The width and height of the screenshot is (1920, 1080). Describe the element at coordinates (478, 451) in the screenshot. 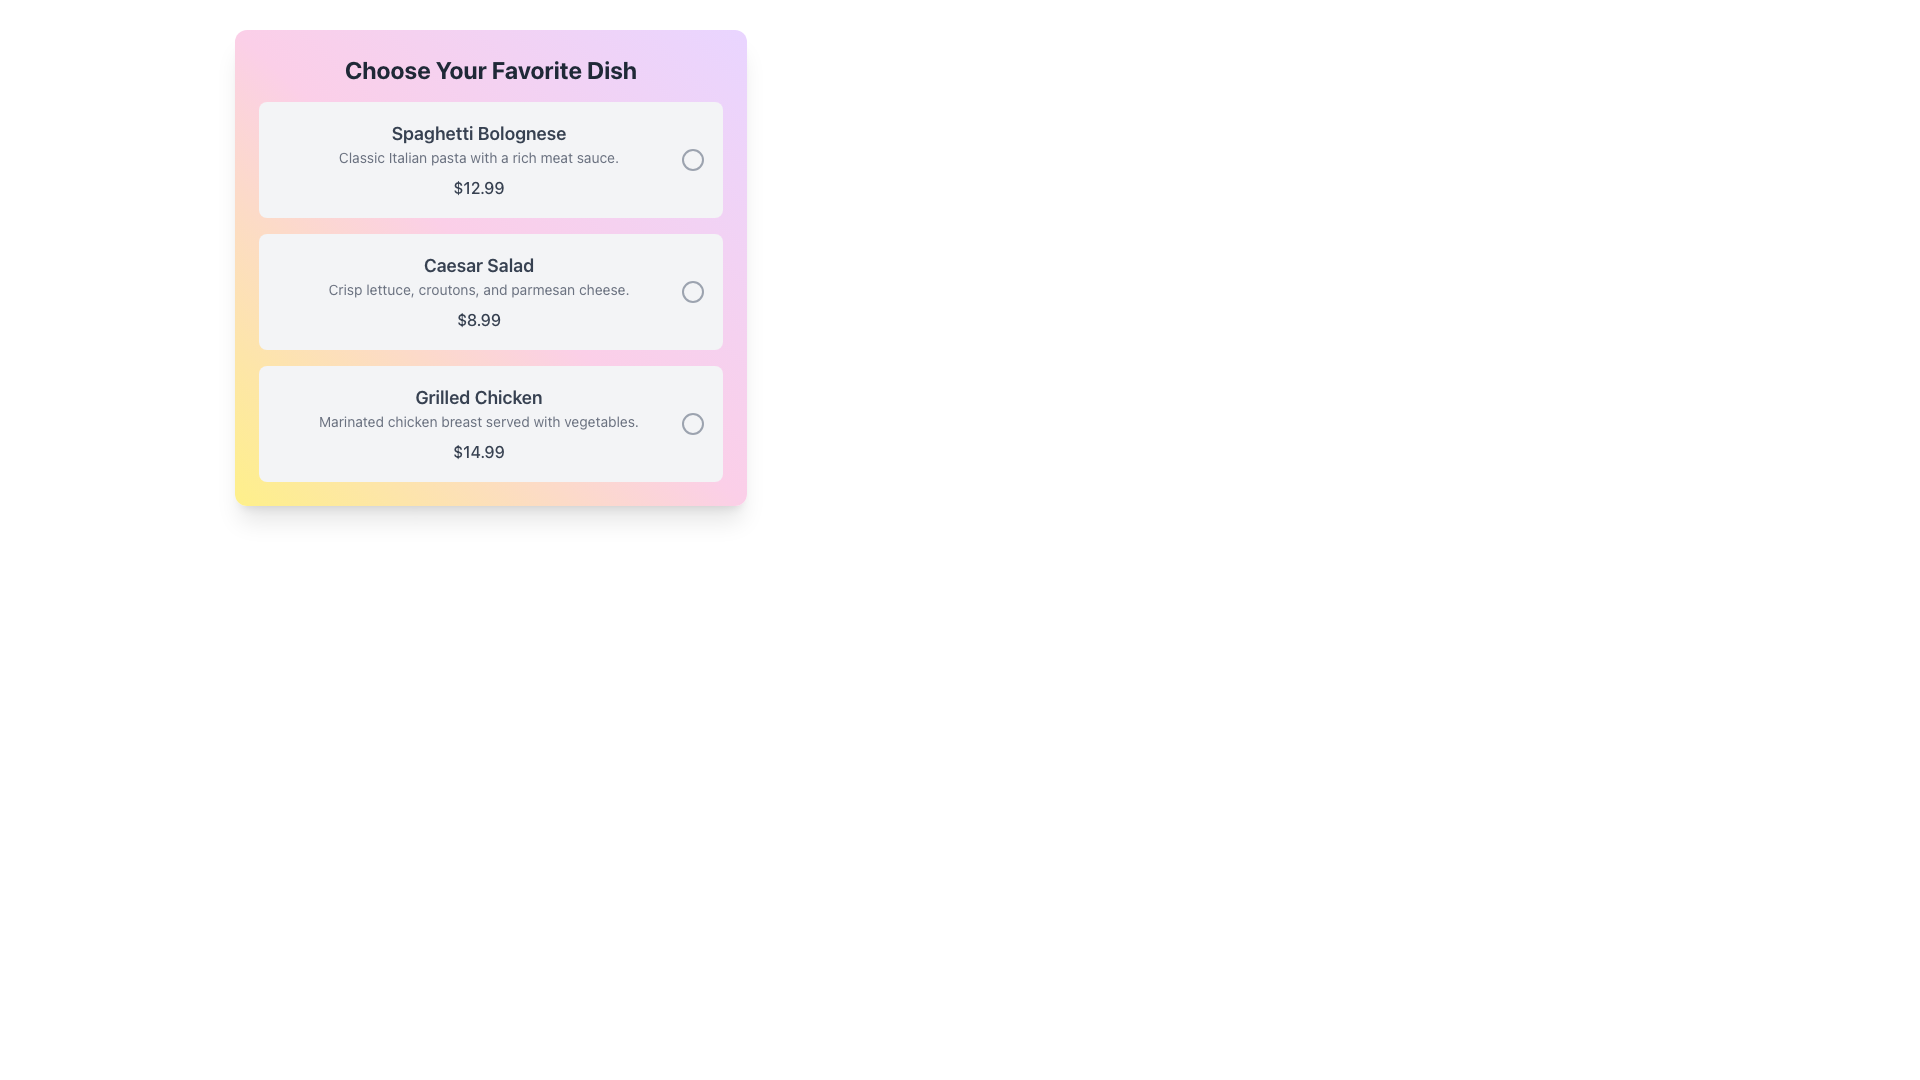

I see `the price text element that provides information on the cost of the dish, located below the description of 'Marinated chicken breast served with vegetables'` at that location.